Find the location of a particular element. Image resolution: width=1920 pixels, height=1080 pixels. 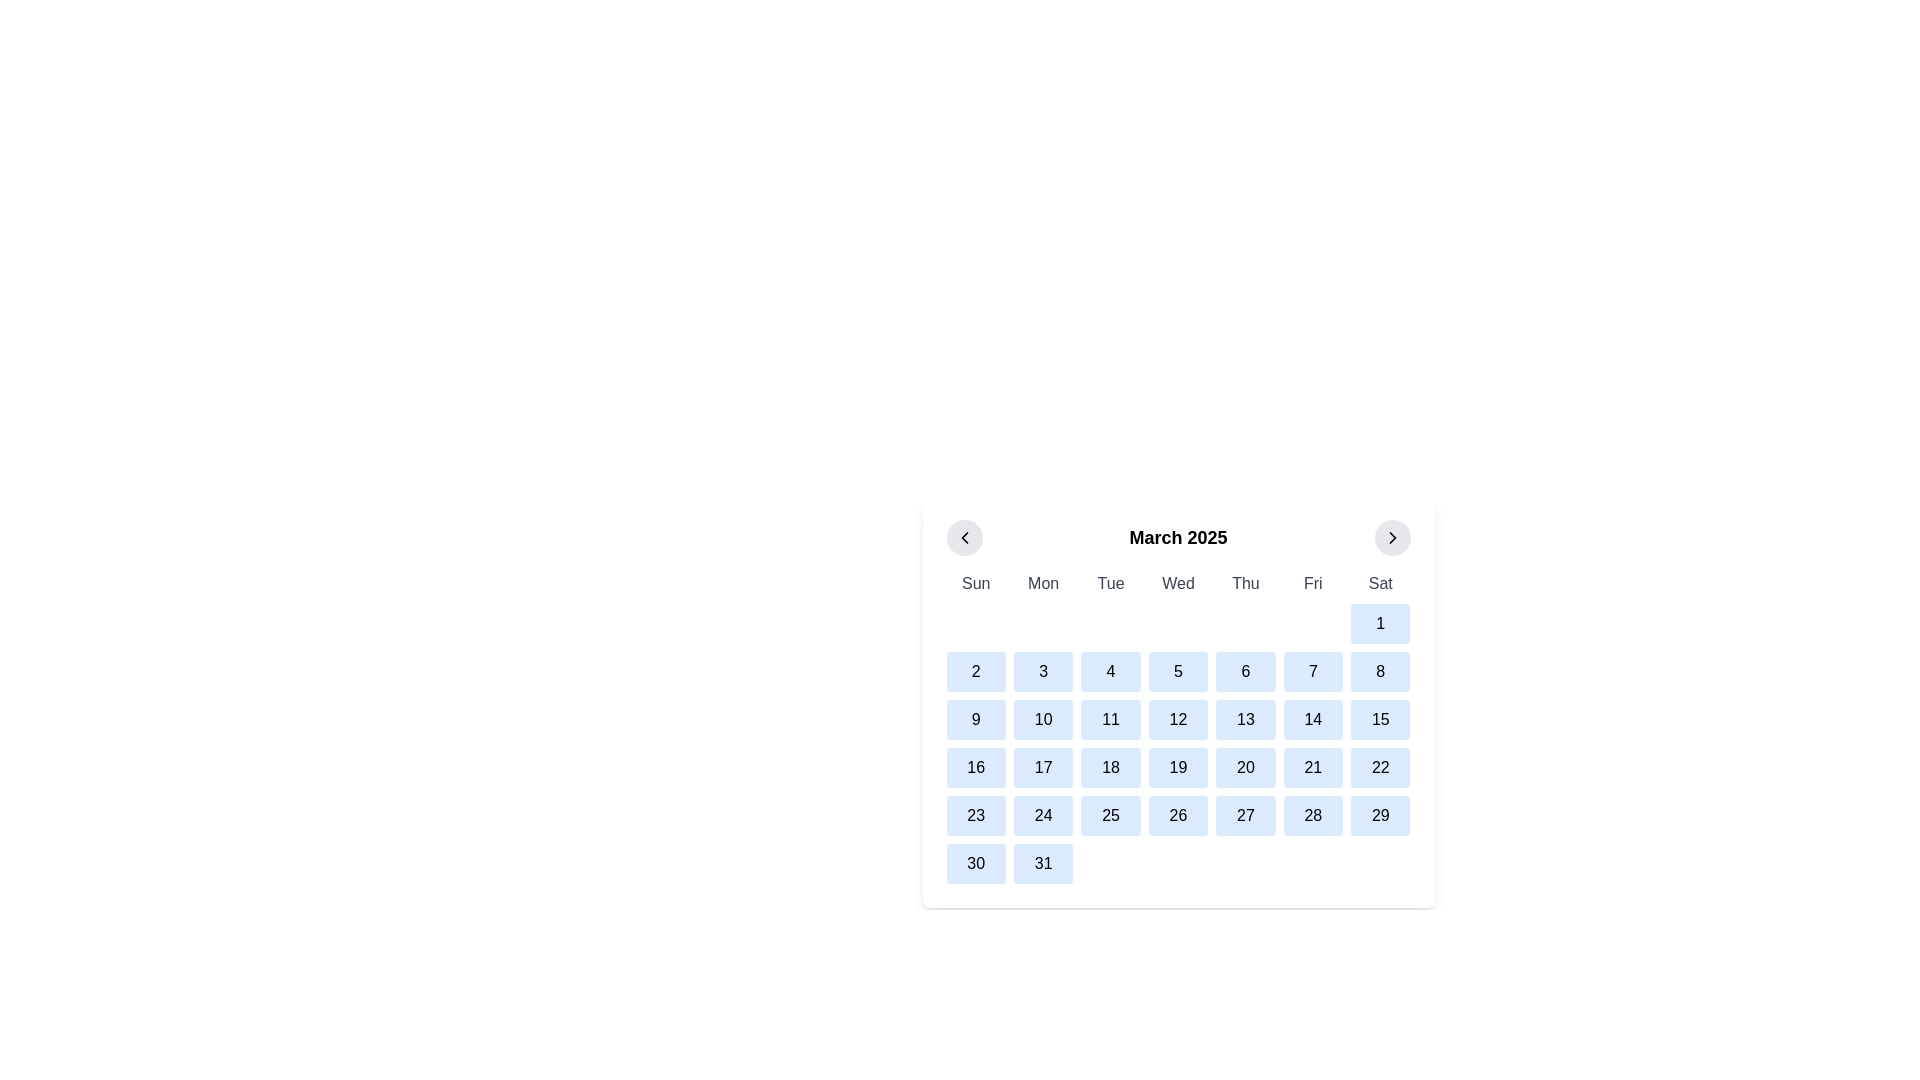

the rectangular button with a light blue background that displays the number '20' centered in black text, located in the sixth row and sixth column of the calendar grid for March 2025 is located at coordinates (1244, 766).